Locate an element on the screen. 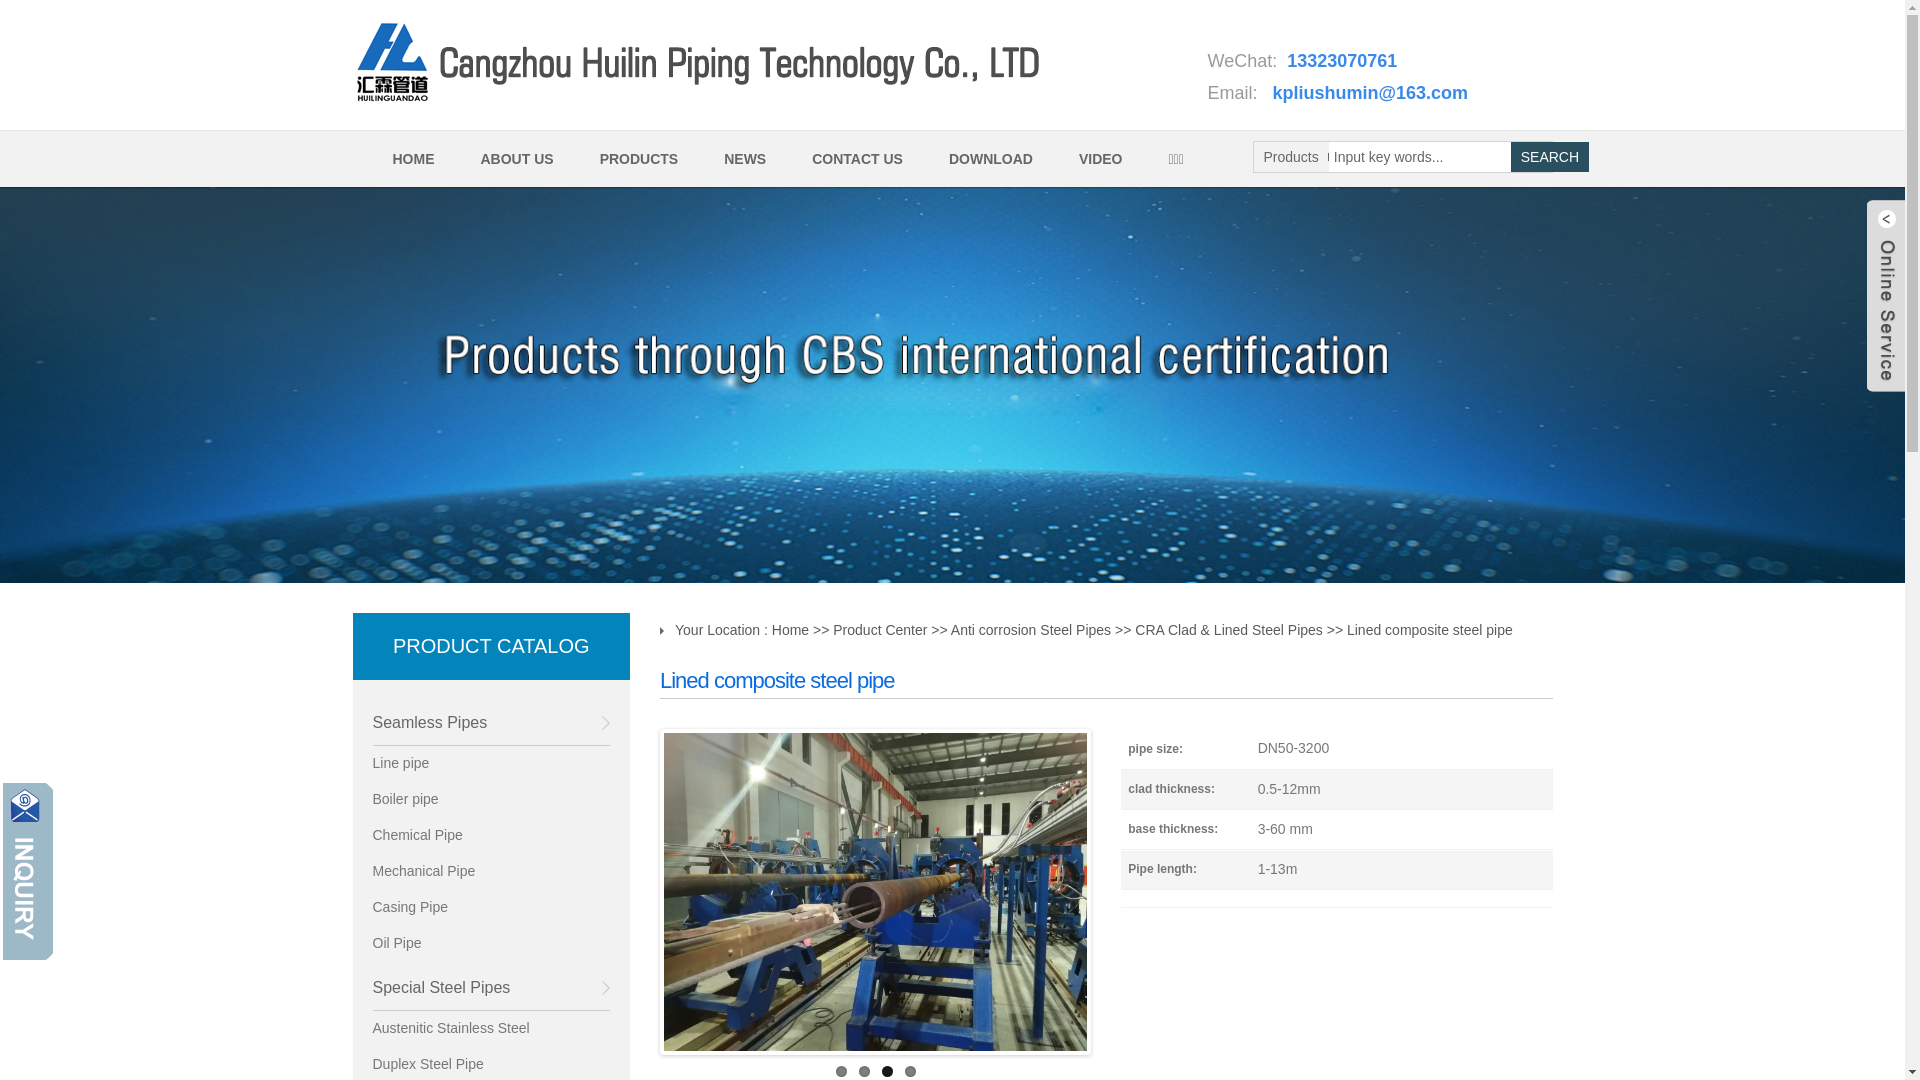 This screenshot has width=1920, height=1080. 'Seamless Pipes' is located at coordinates (372, 722).